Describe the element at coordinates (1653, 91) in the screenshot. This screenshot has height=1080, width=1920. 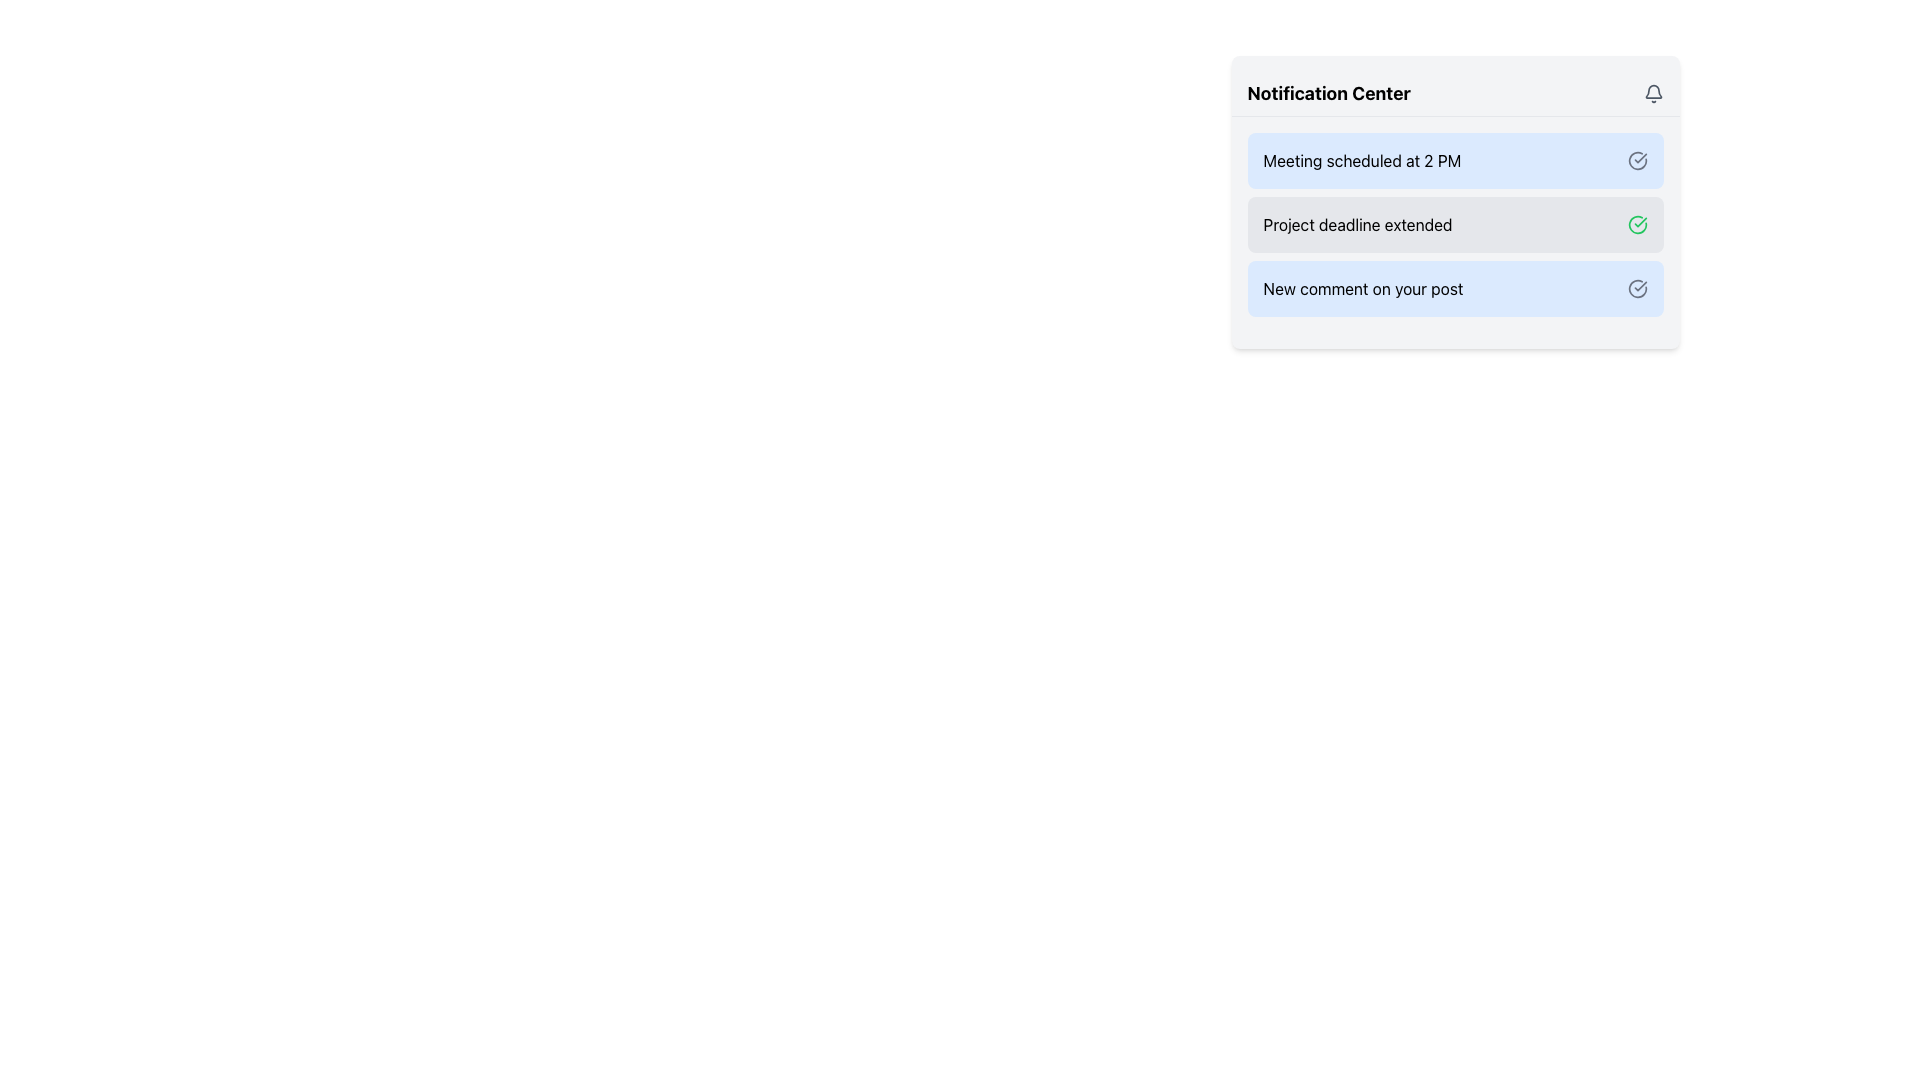
I see `the bell-shaped notification icon located at the top-right corner of the notification center panel` at that location.